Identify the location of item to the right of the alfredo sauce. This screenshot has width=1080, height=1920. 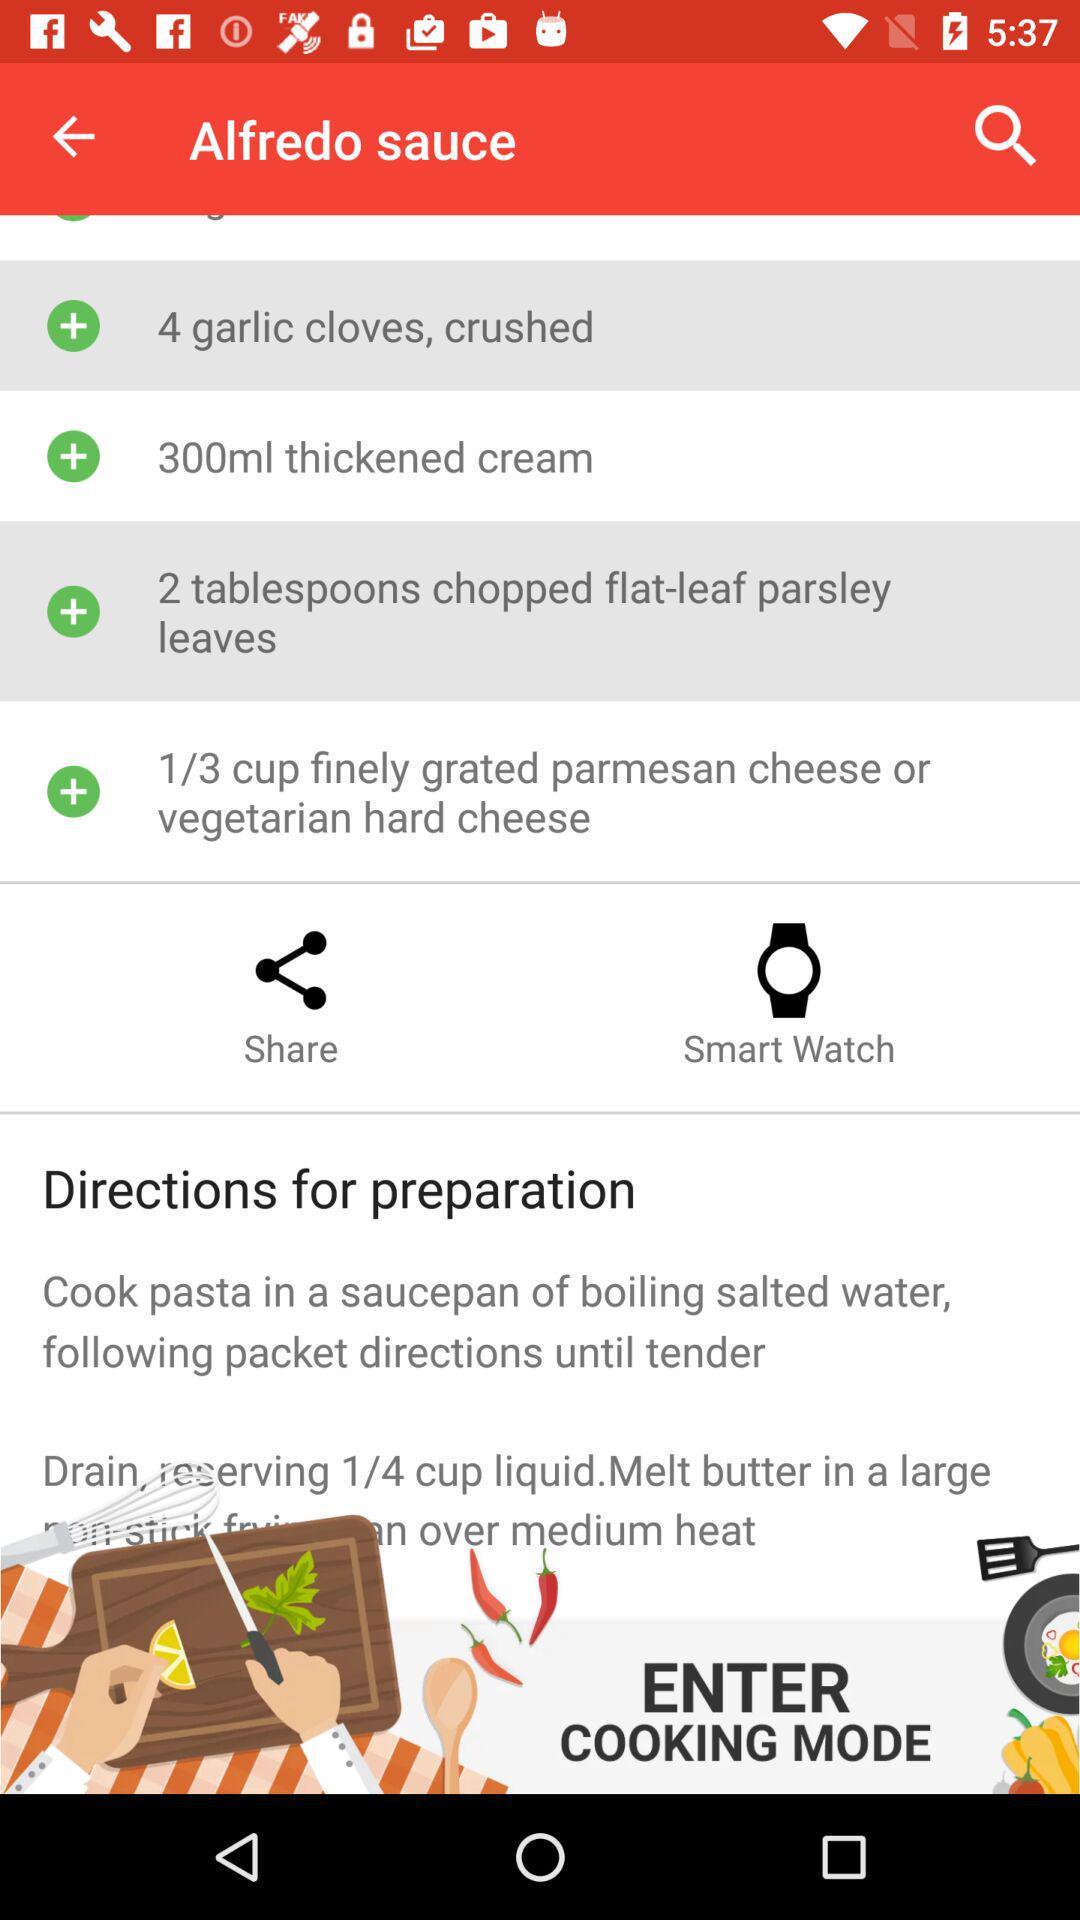
(1006, 135).